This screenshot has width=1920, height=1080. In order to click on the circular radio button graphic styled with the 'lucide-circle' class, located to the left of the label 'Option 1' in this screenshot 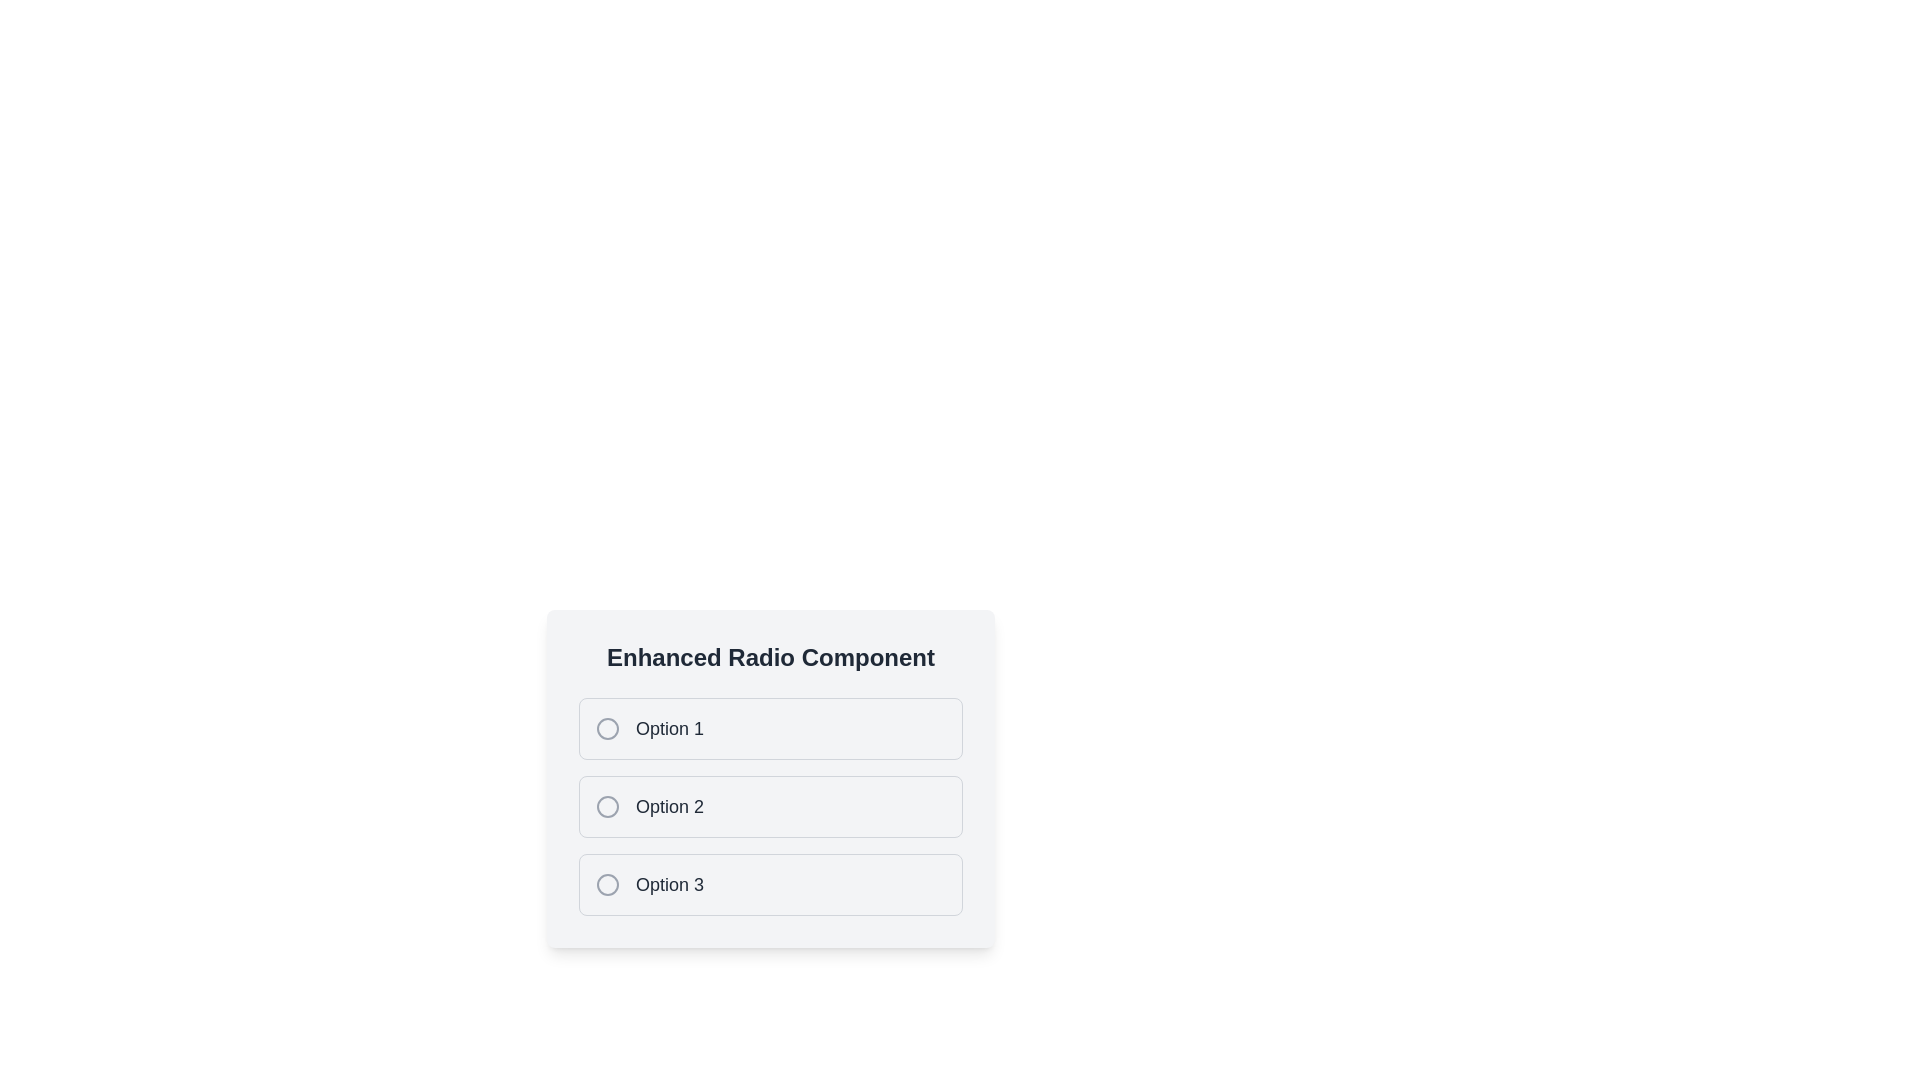, I will do `click(607, 729)`.